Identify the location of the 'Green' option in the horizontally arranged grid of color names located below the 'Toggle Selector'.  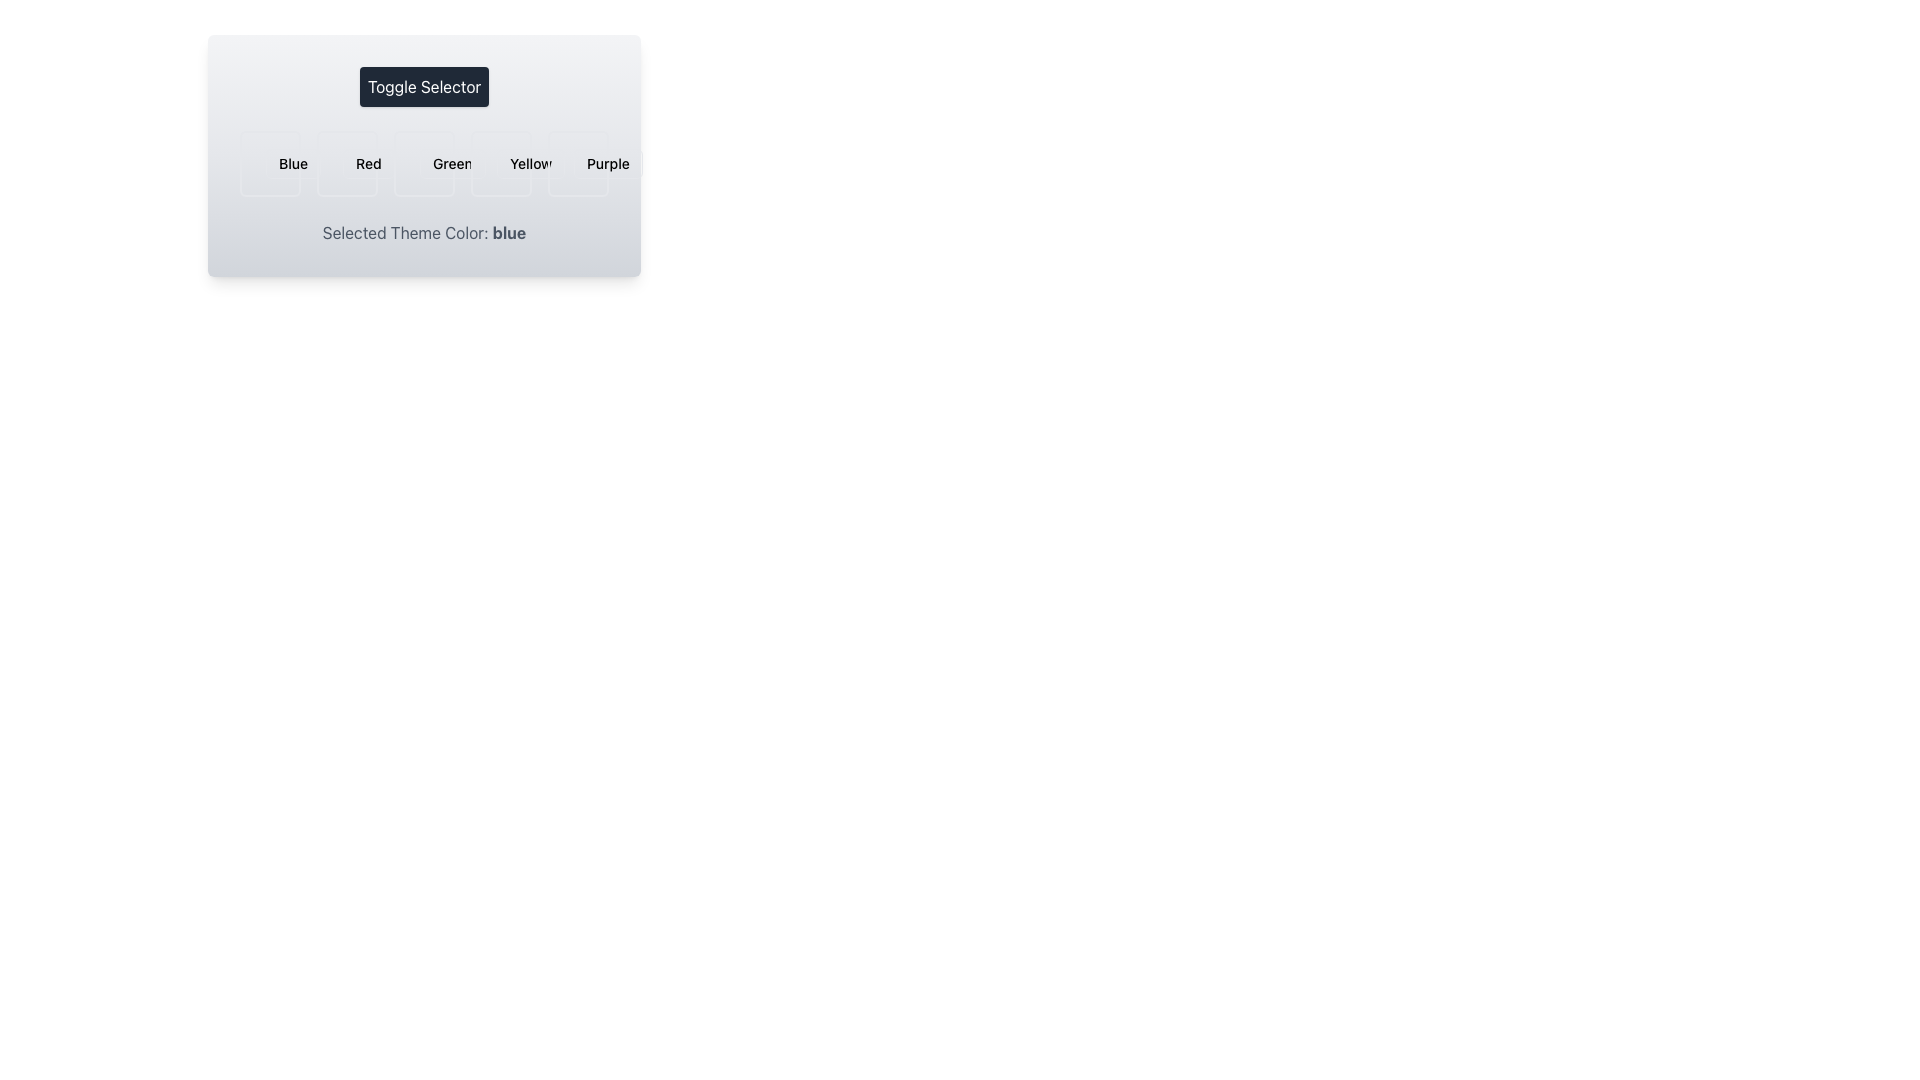
(423, 163).